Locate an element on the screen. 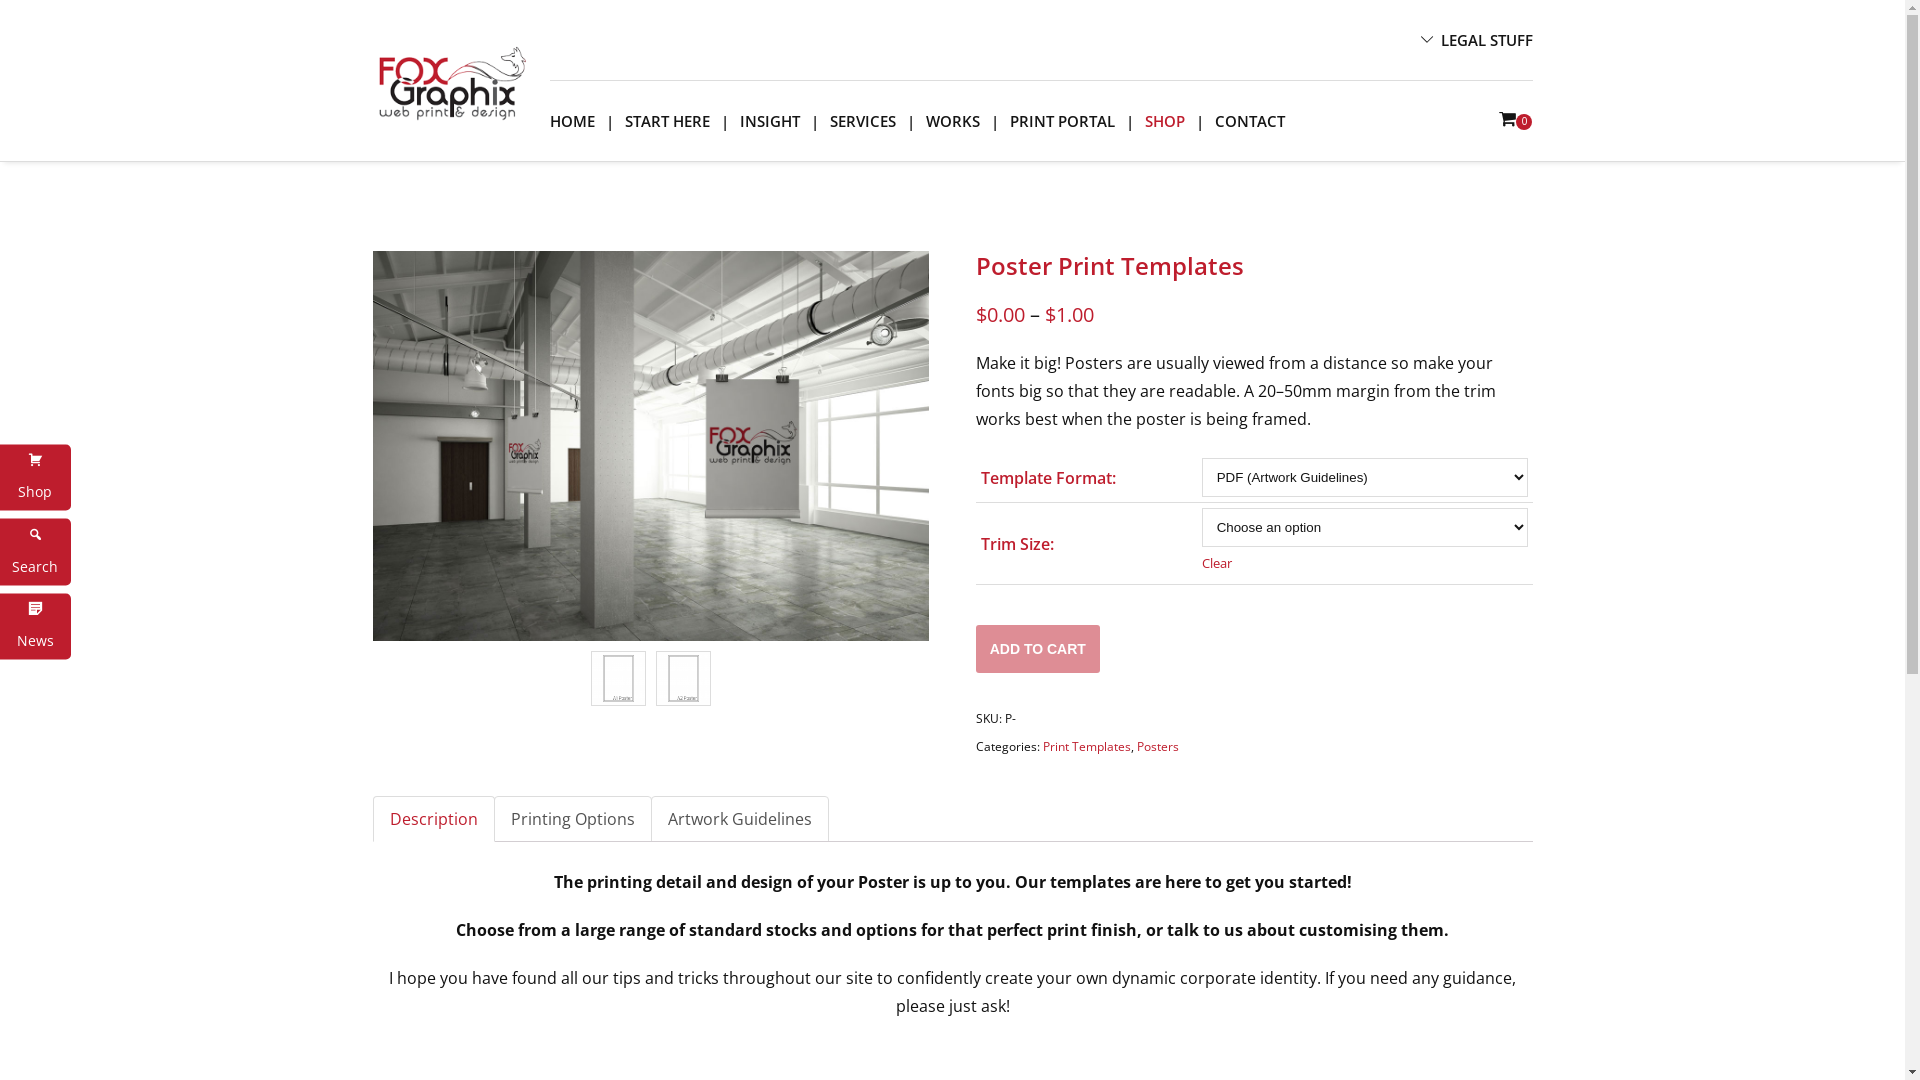 The width and height of the screenshot is (1920, 1080). 'Posters' is located at coordinates (1137, 746).